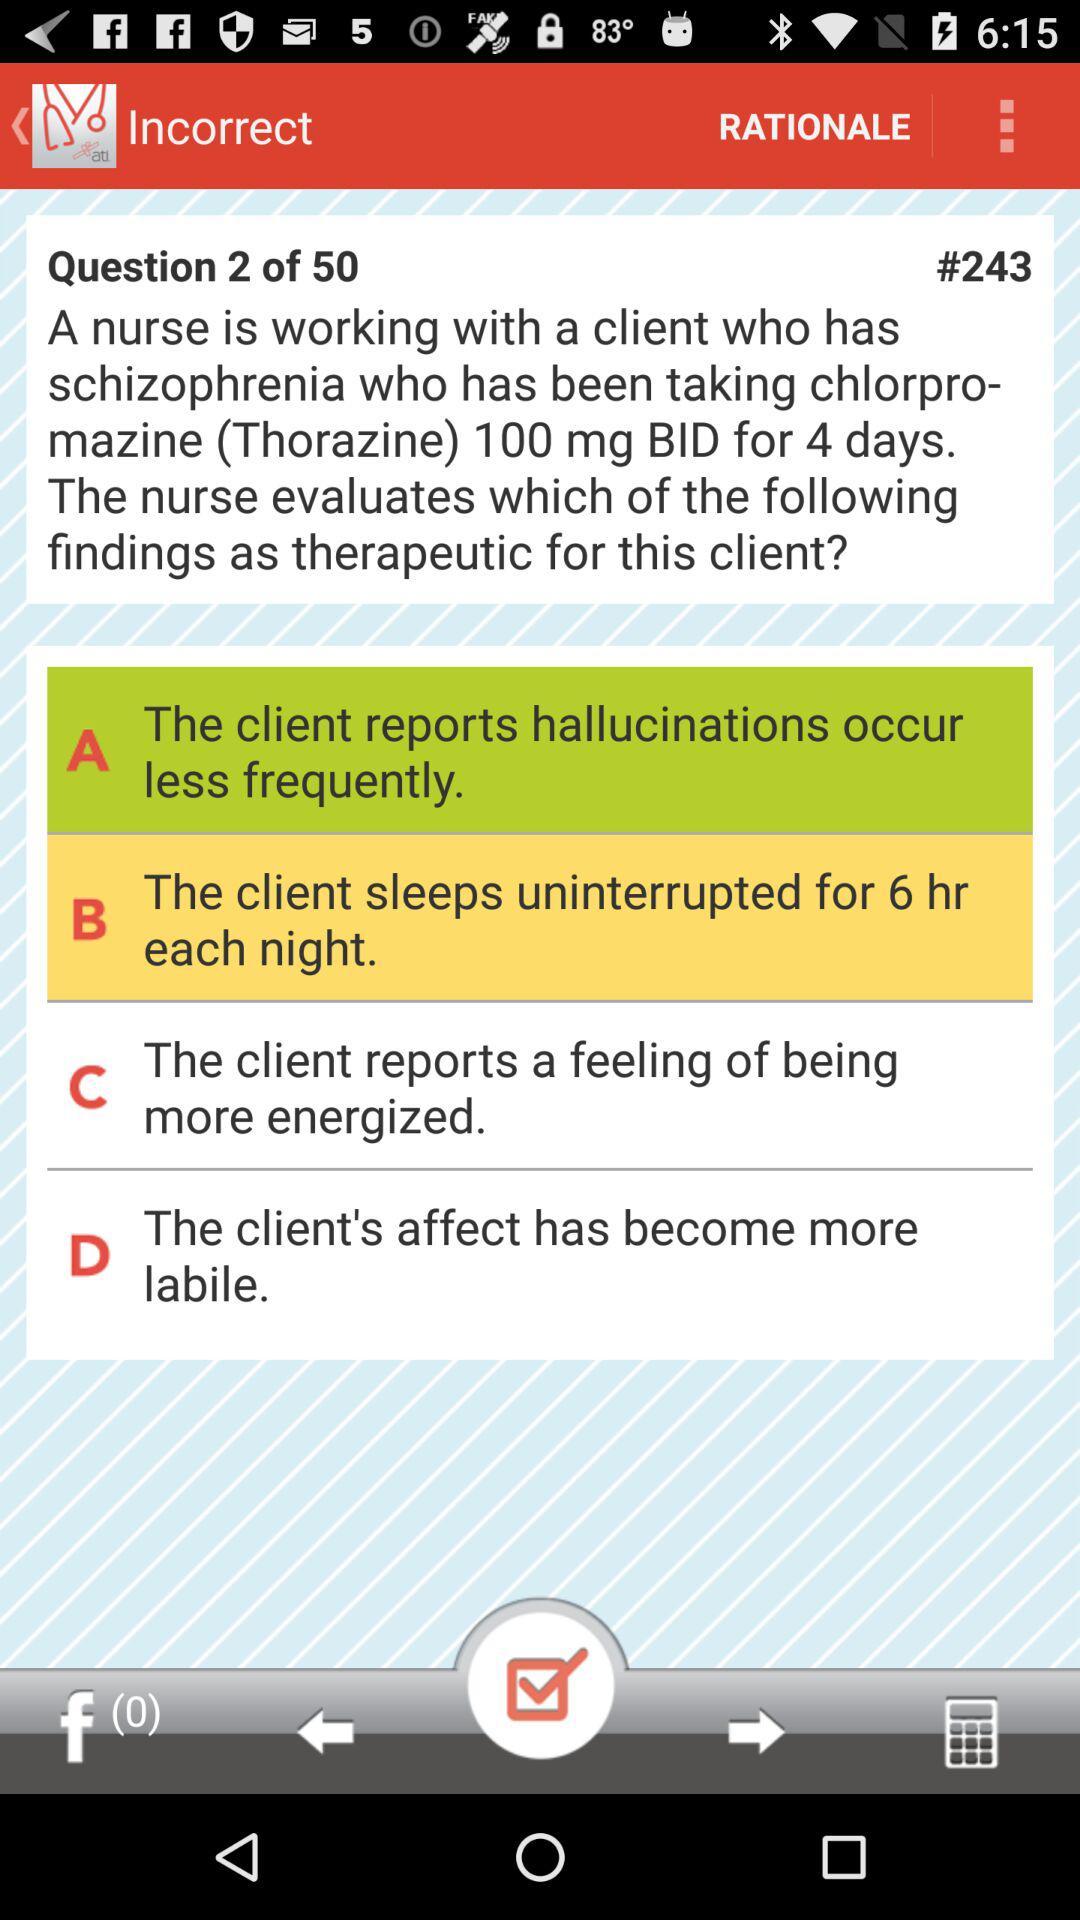 This screenshot has width=1080, height=1920. Describe the element at coordinates (323, 1851) in the screenshot. I see `the arrow_backward icon` at that location.